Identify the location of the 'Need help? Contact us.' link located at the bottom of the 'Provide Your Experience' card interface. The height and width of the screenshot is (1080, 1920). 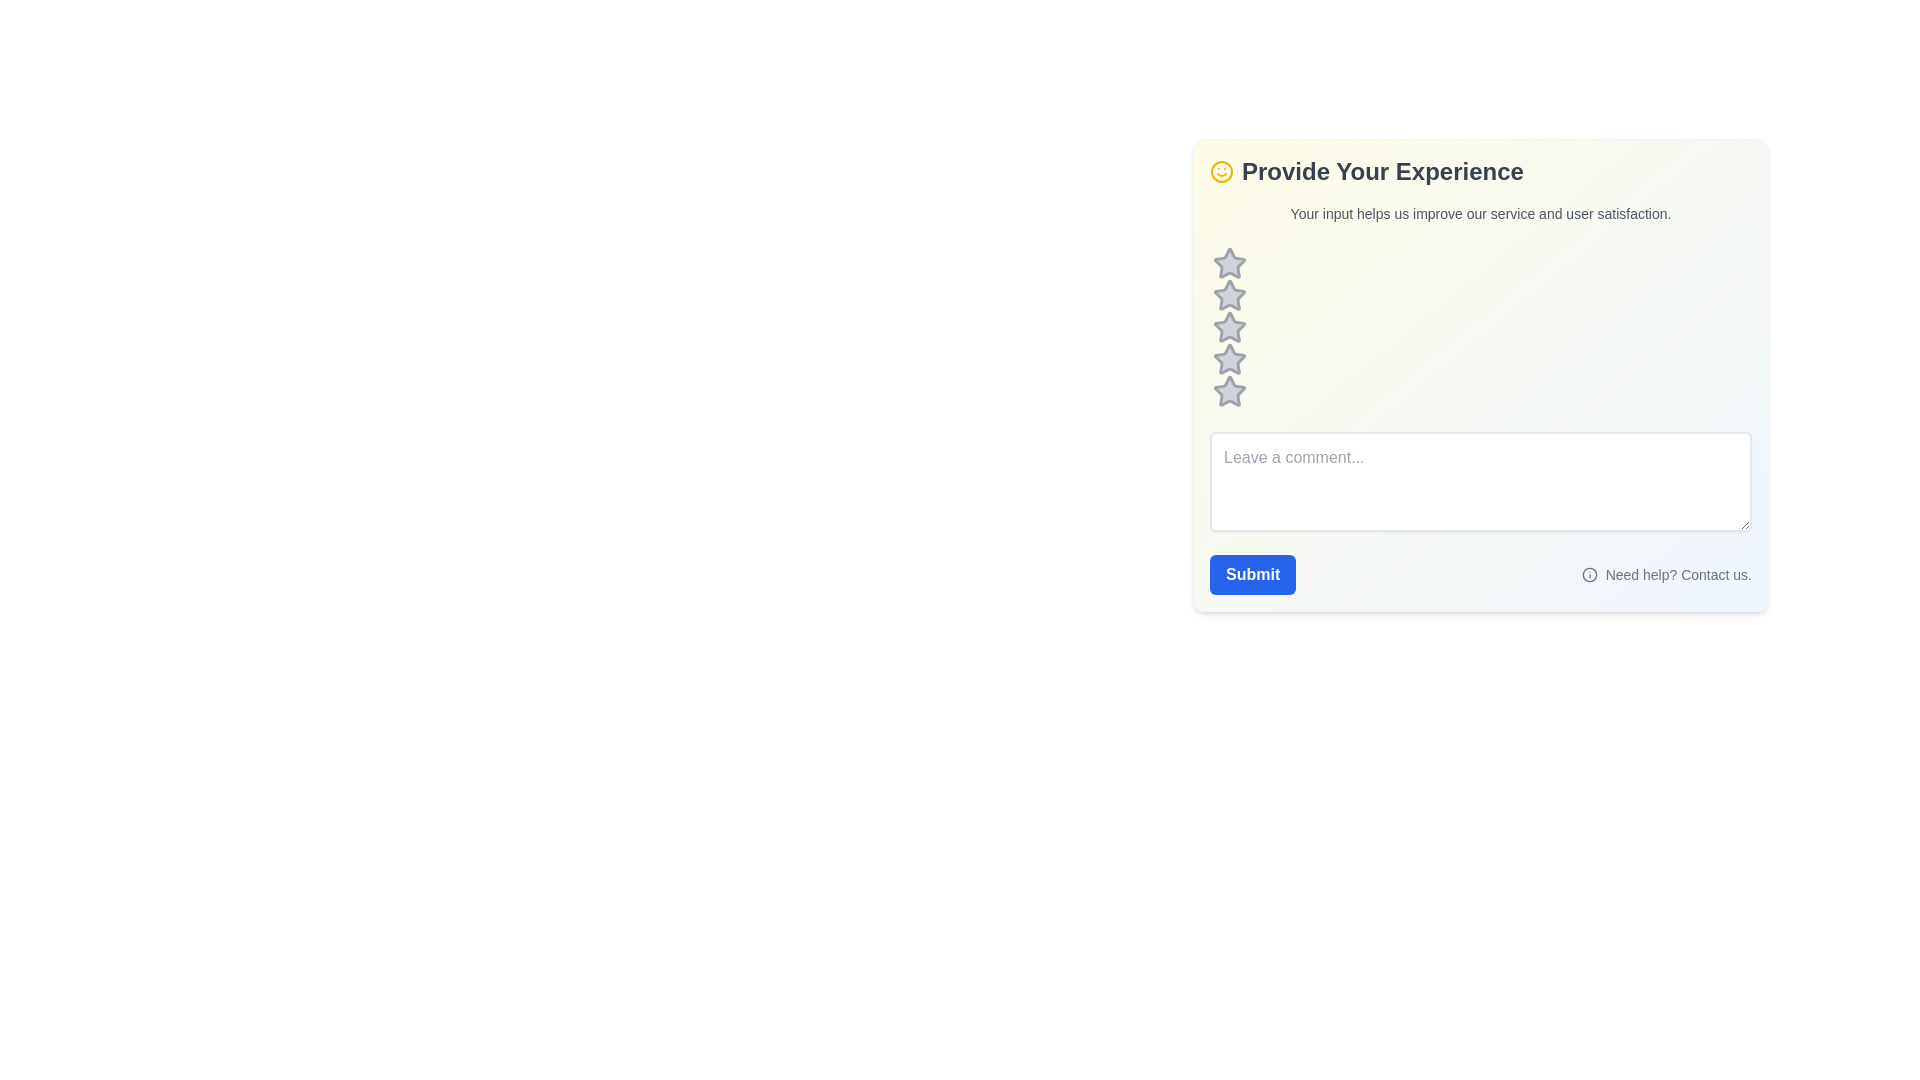
(1481, 574).